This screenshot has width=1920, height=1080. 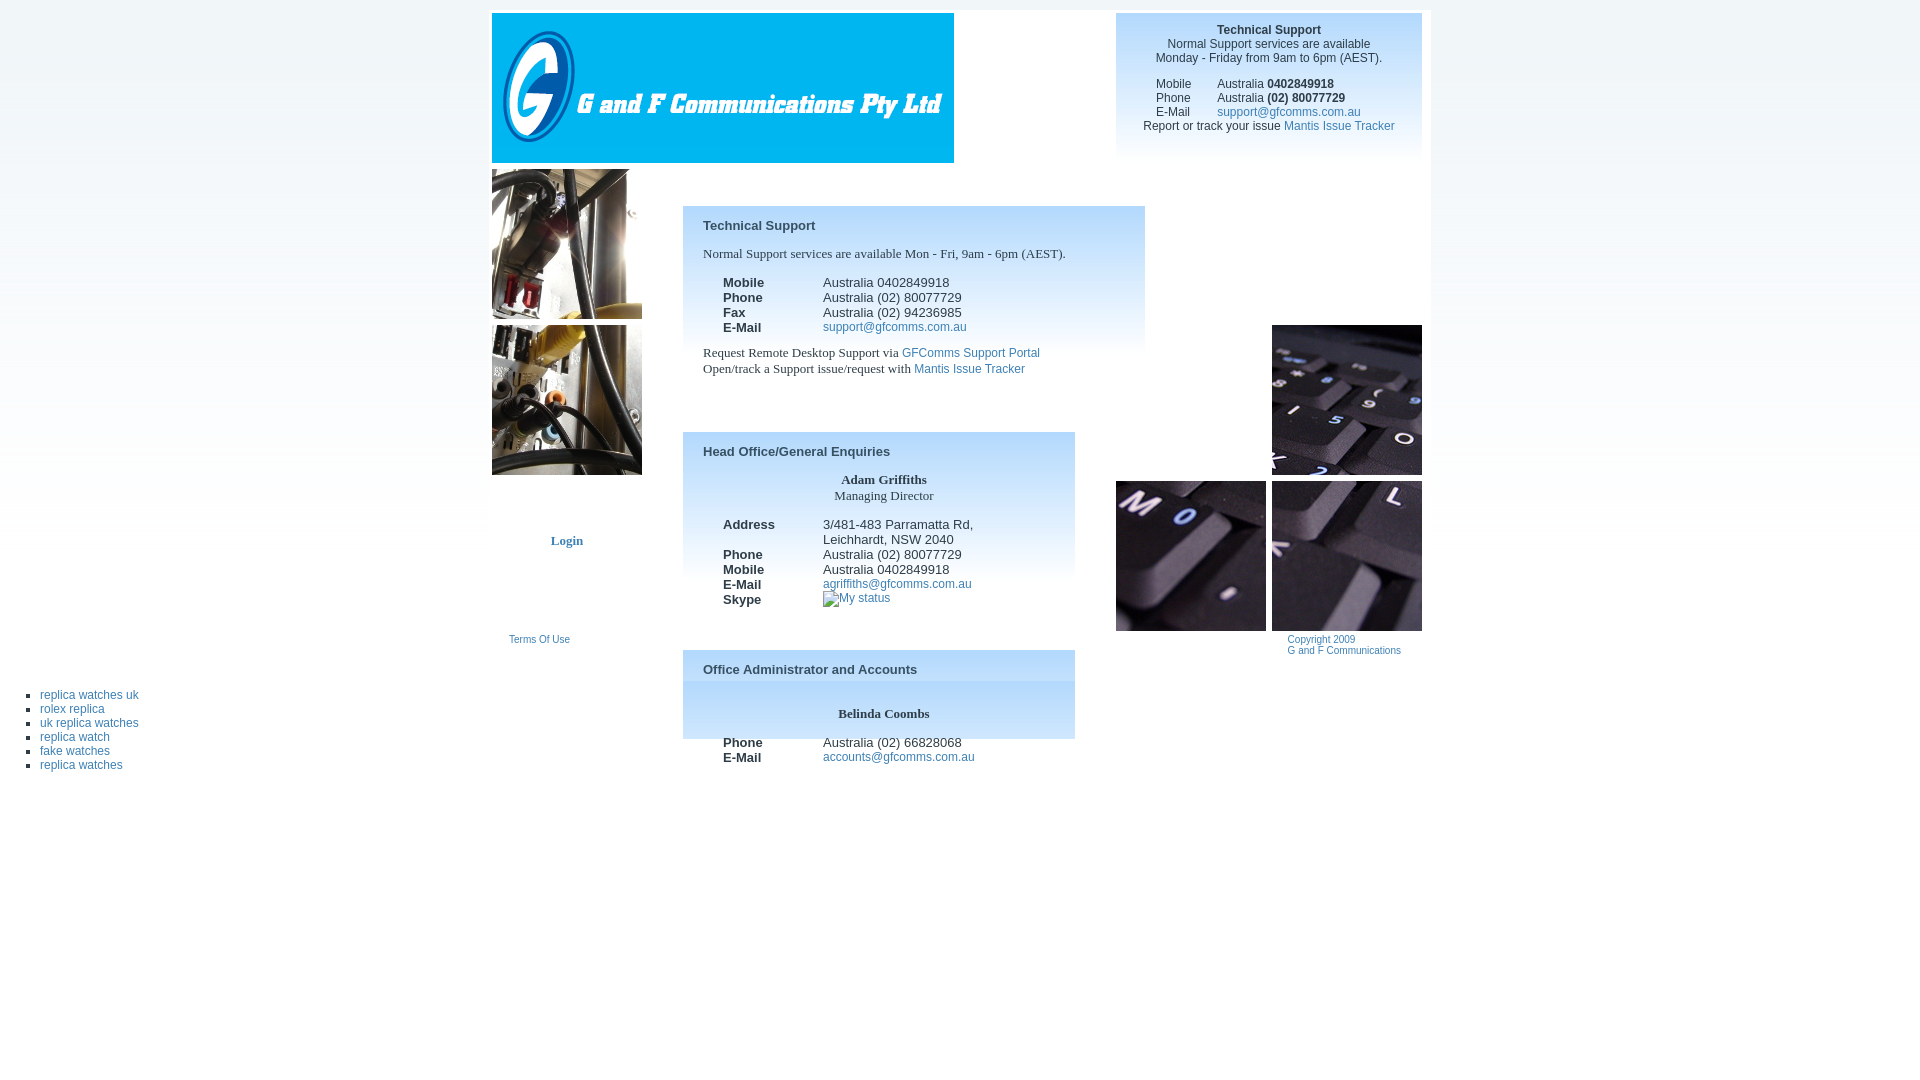 What do you see at coordinates (969, 369) in the screenshot?
I see `'Mantis Issue Tracker'` at bounding box center [969, 369].